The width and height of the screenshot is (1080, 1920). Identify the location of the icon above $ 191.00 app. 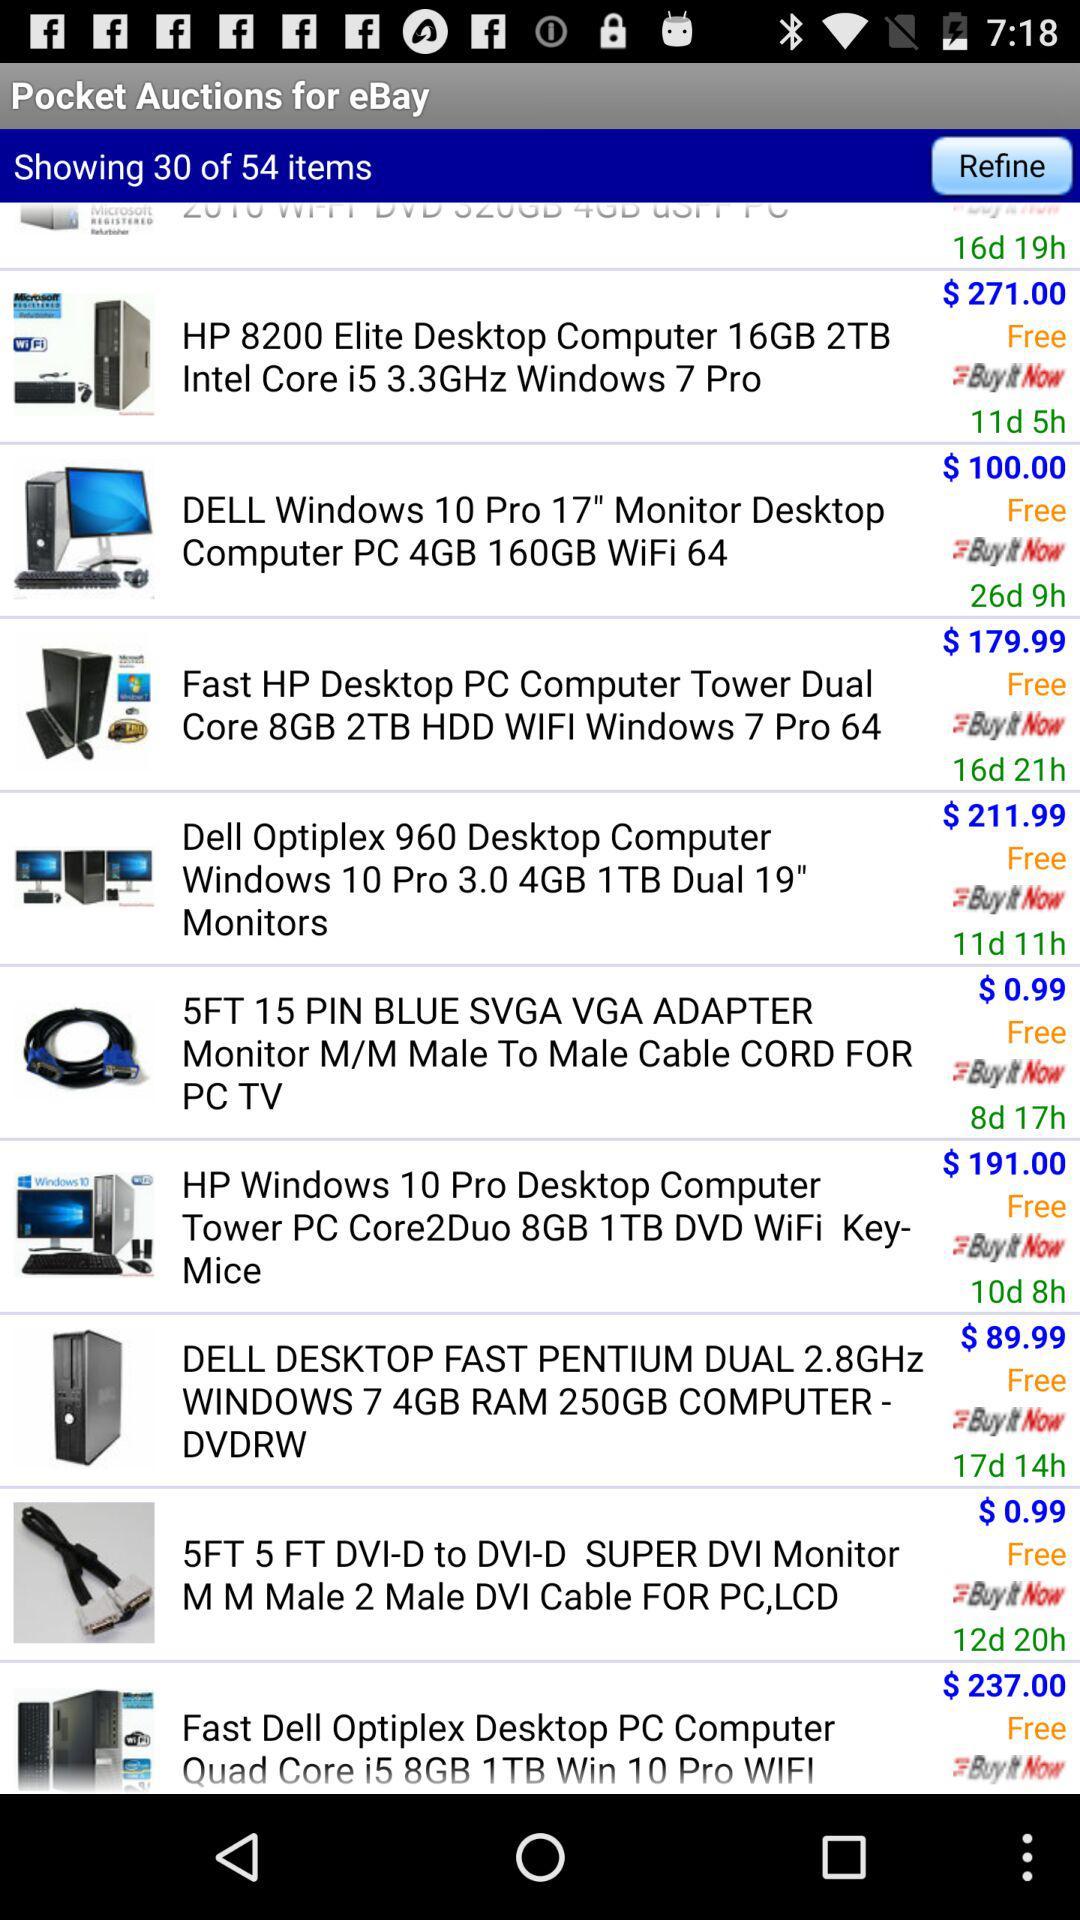
(1018, 1115).